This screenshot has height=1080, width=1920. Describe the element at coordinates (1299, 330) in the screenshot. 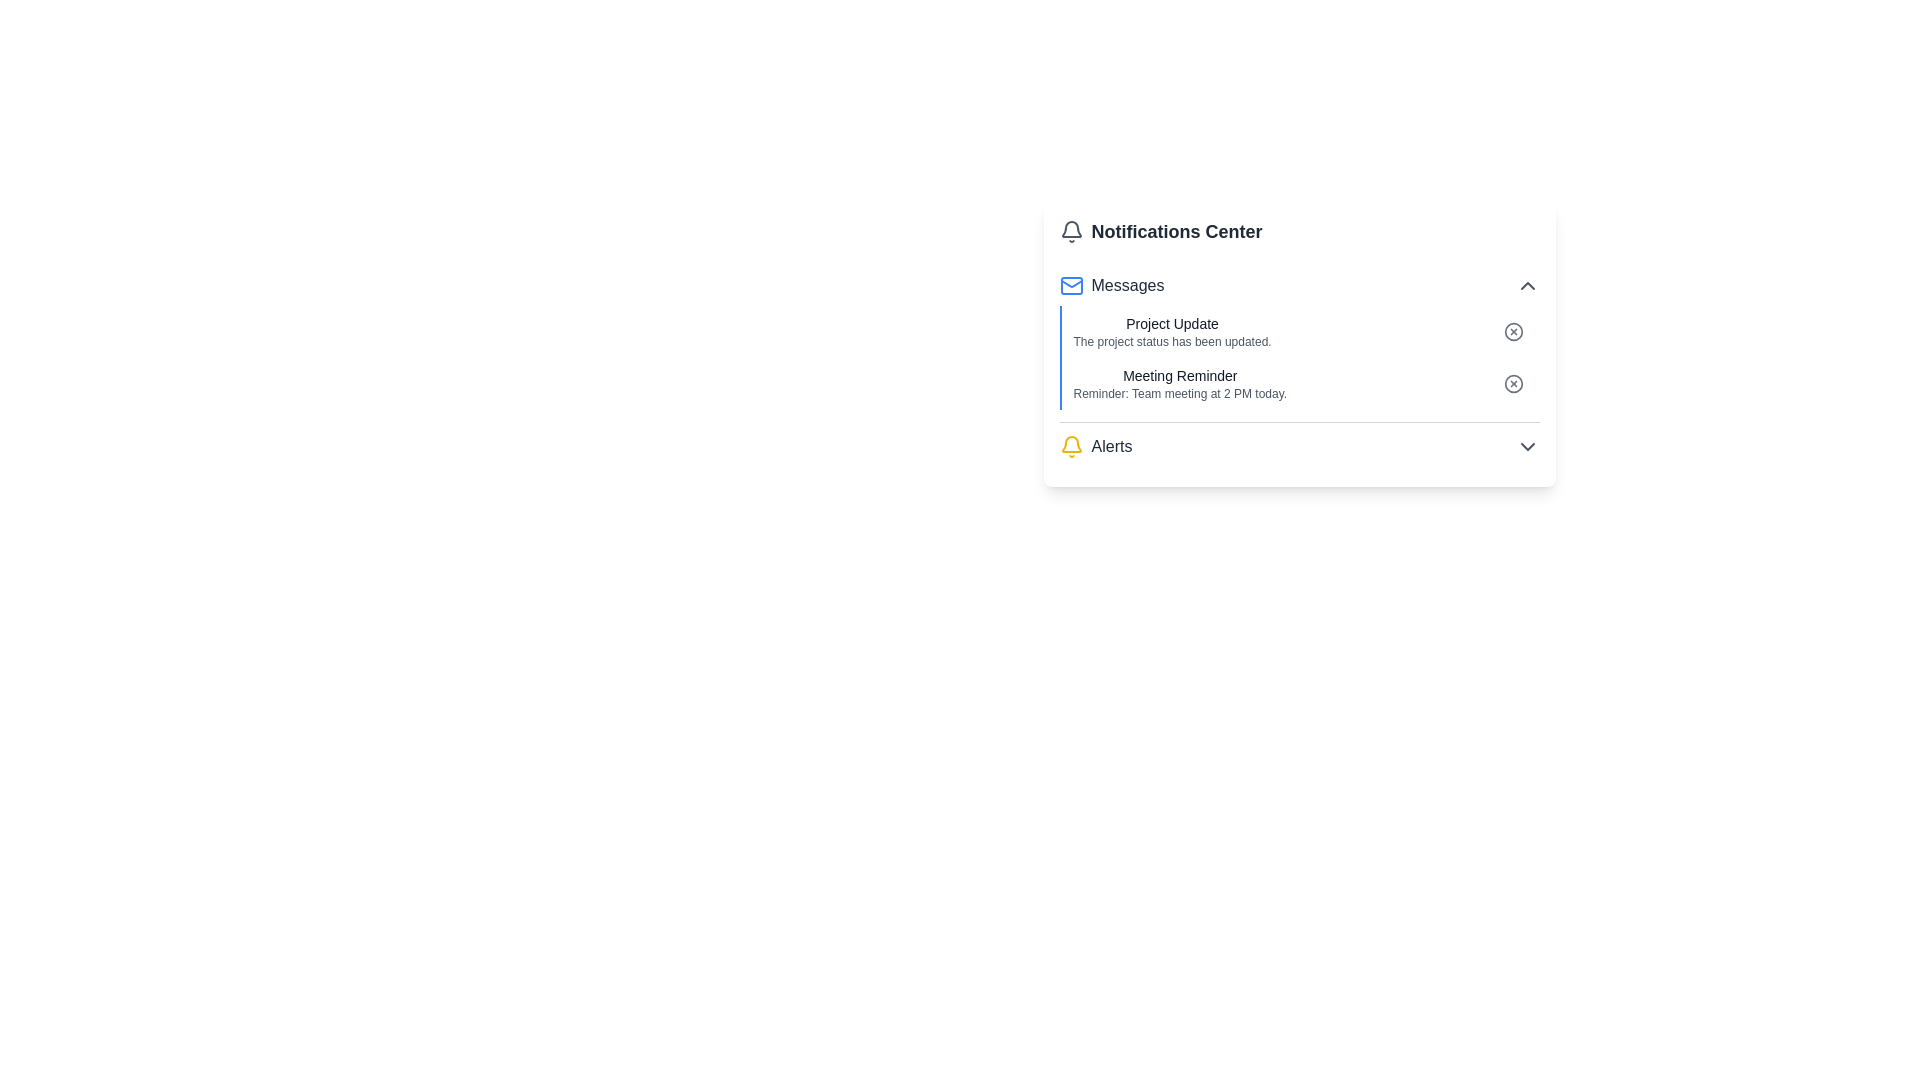

I see `the first notification item in the 'Messages' section of the 'Notifications Center' to read its content` at that location.